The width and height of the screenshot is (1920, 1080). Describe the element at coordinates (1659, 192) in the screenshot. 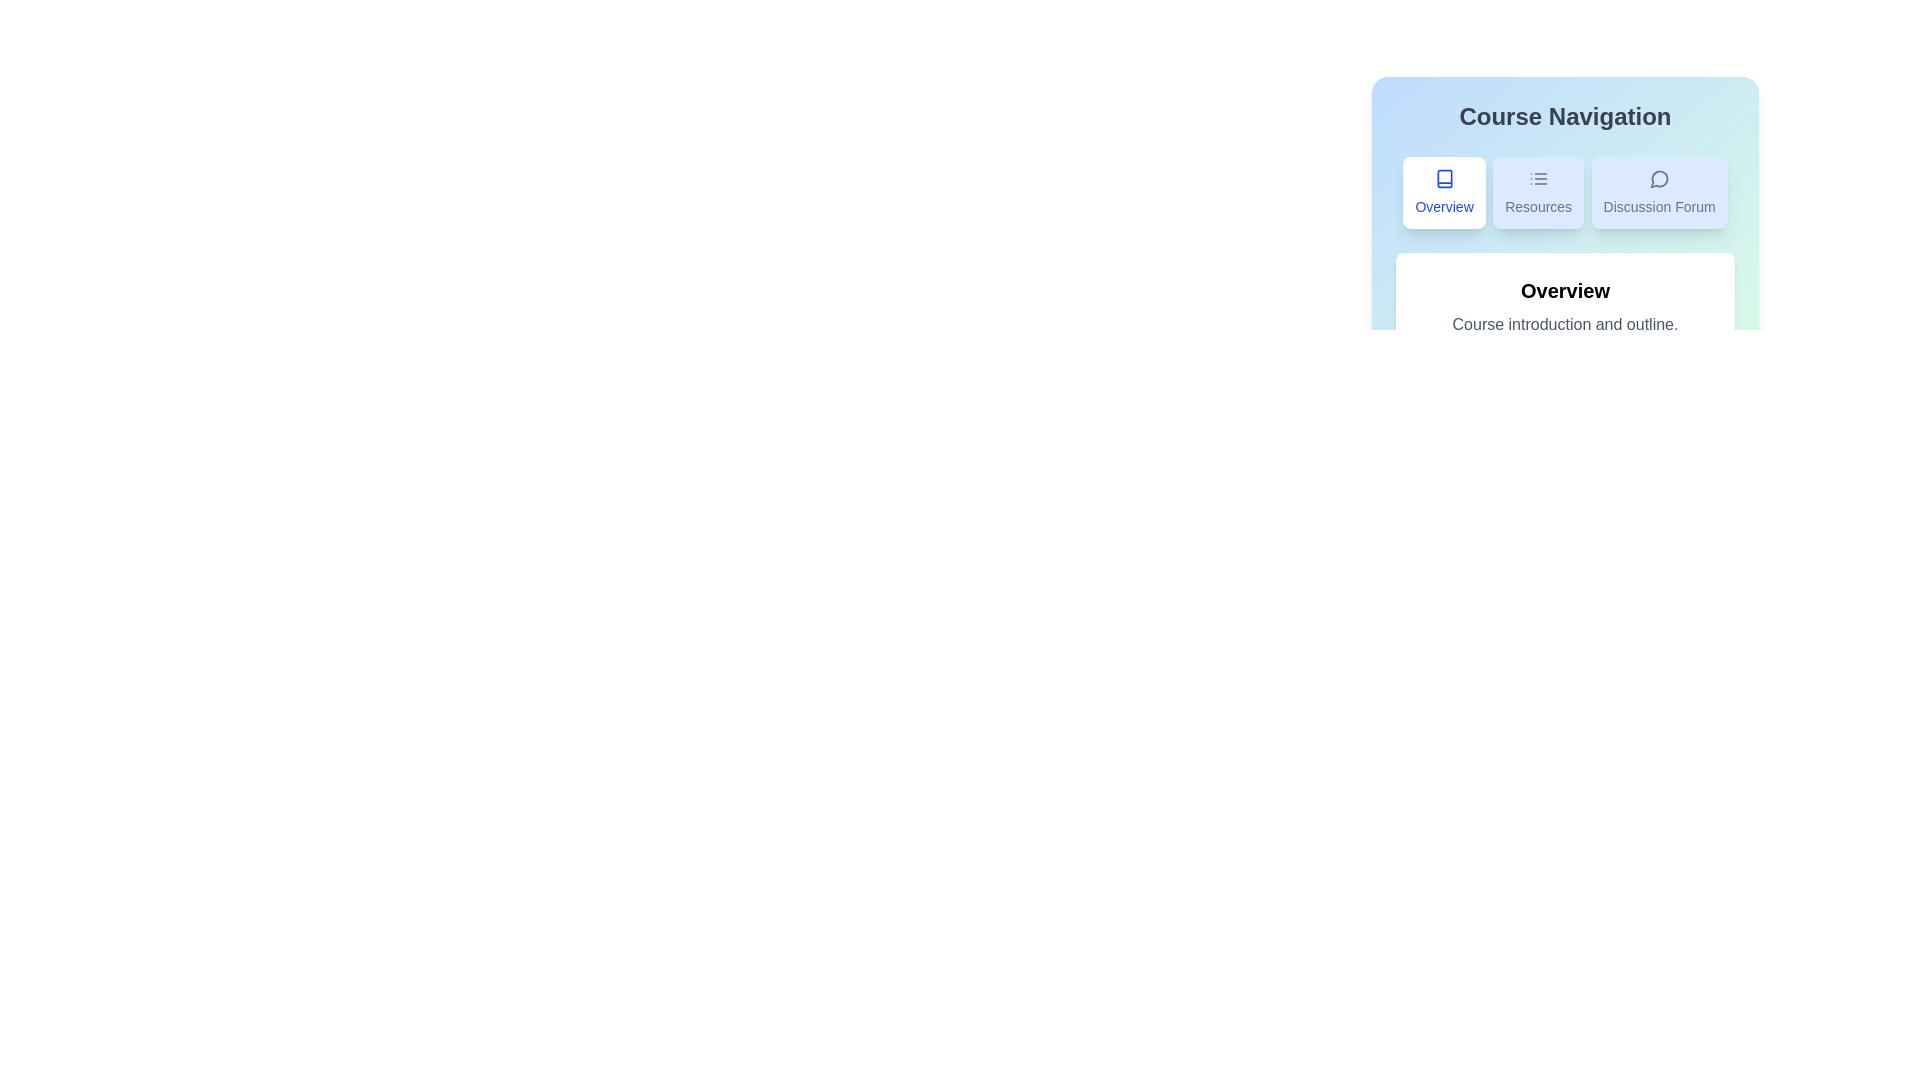

I see `the Discussion Forum tab` at that location.